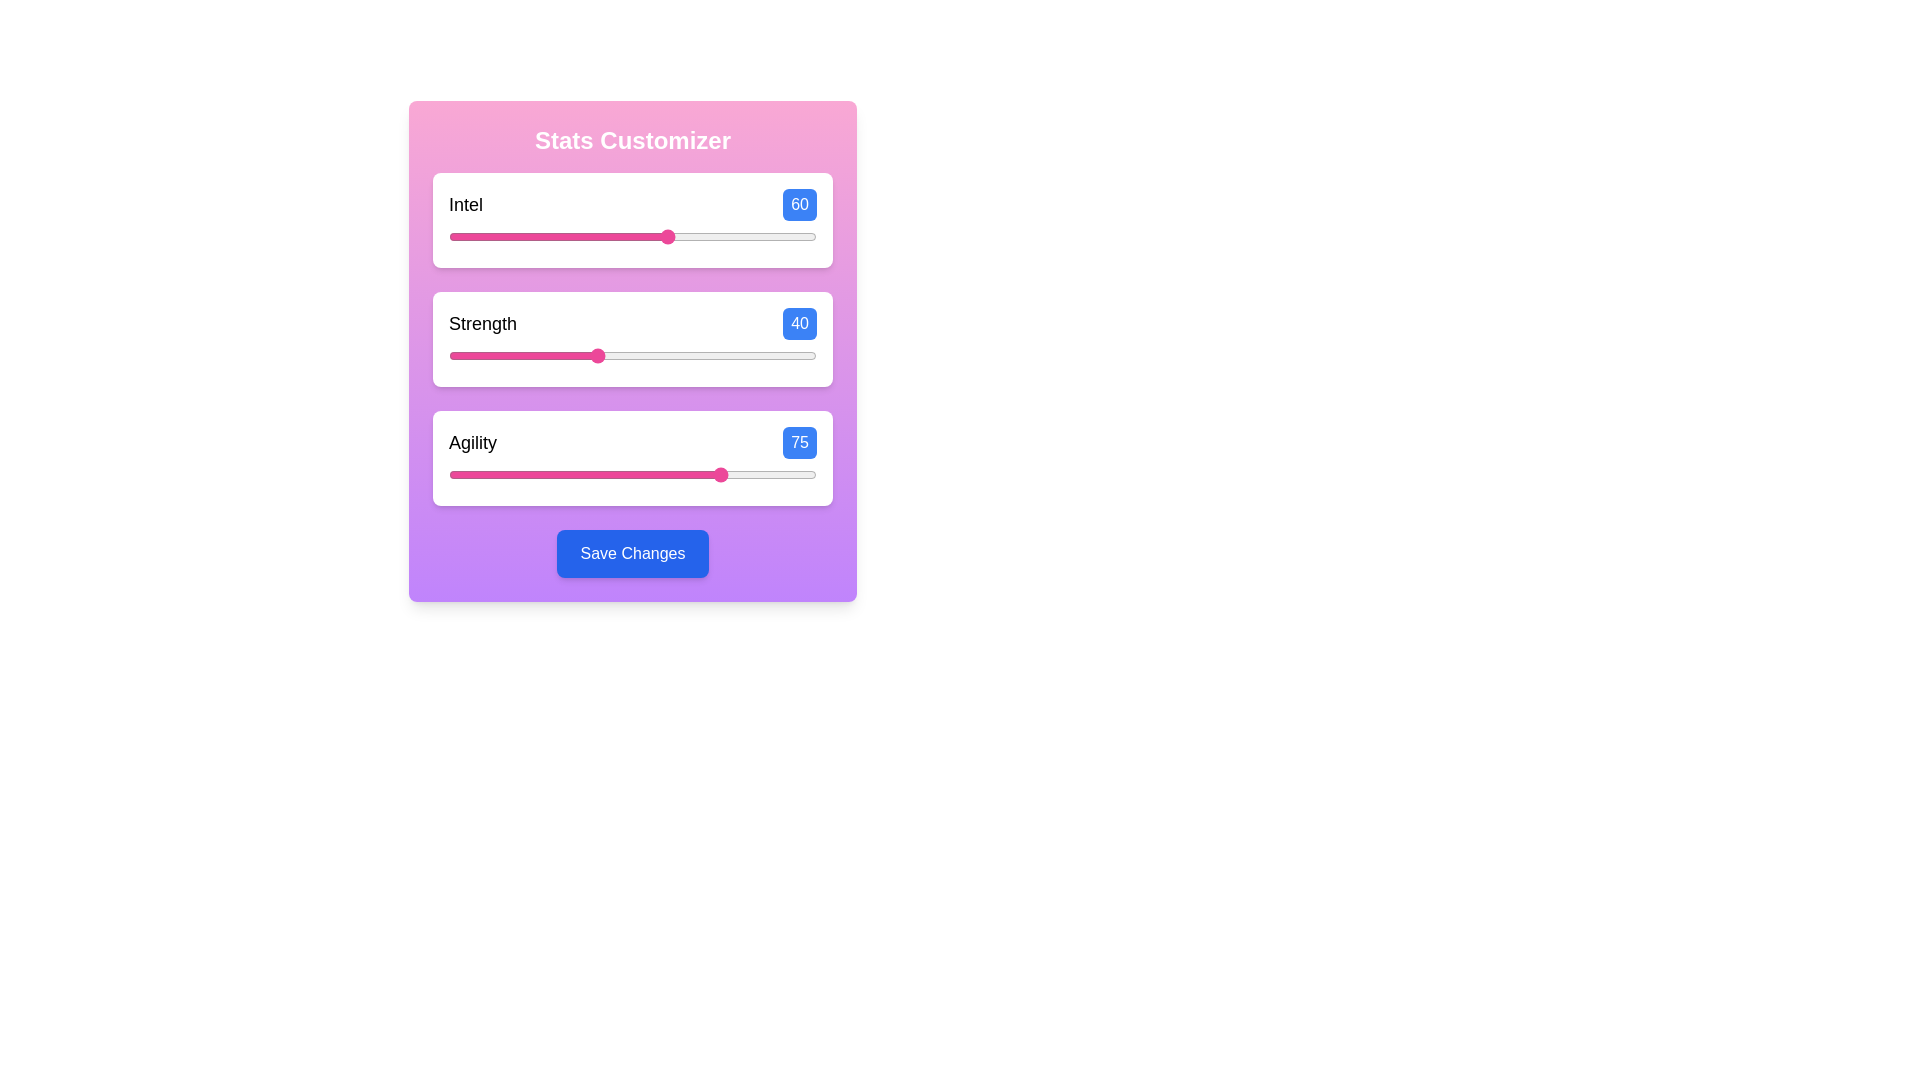 The width and height of the screenshot is (1920, 1080). What do you see at coordinates (617, 354) in the screenshot?
I see `the Strength slider` at bounding box center [617, 354].